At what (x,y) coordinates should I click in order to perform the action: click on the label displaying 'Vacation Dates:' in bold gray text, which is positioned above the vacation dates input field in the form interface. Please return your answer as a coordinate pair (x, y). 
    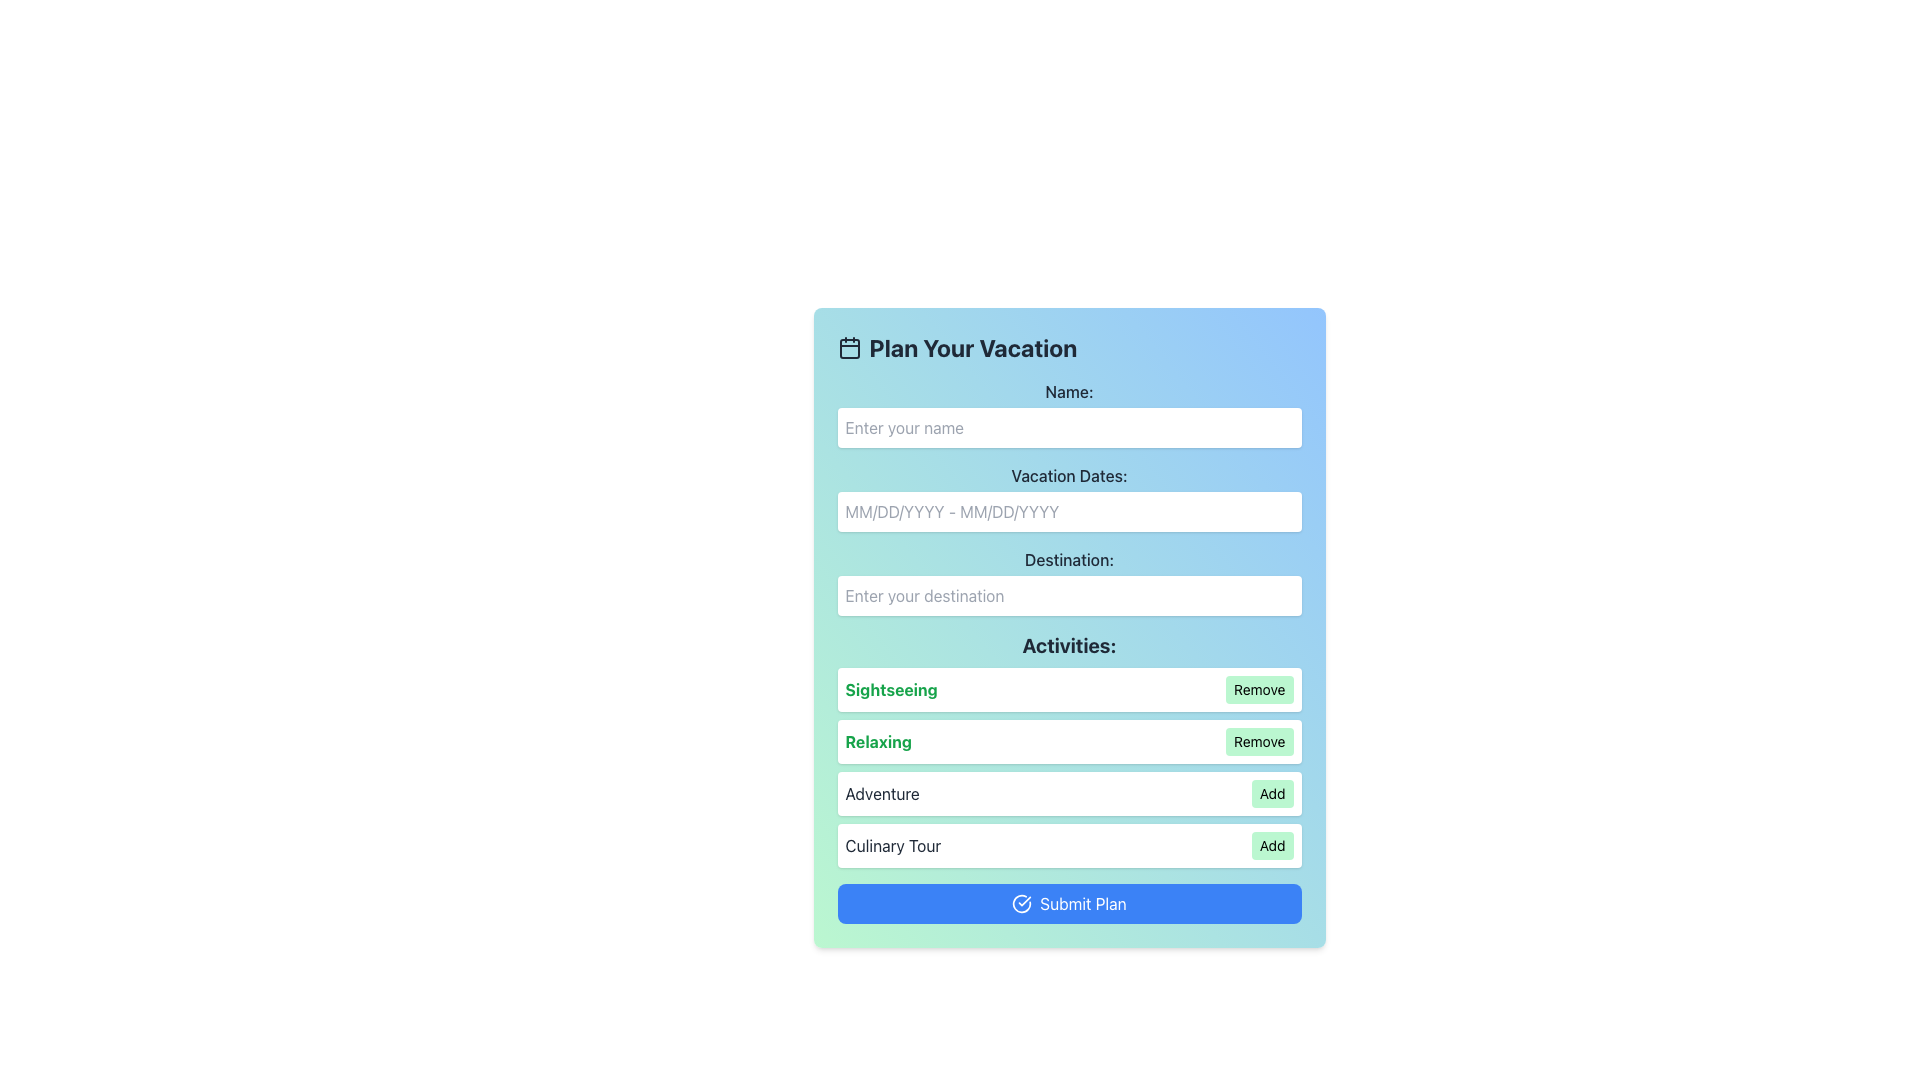
    Looking at the image, I should click on (1068, 475).